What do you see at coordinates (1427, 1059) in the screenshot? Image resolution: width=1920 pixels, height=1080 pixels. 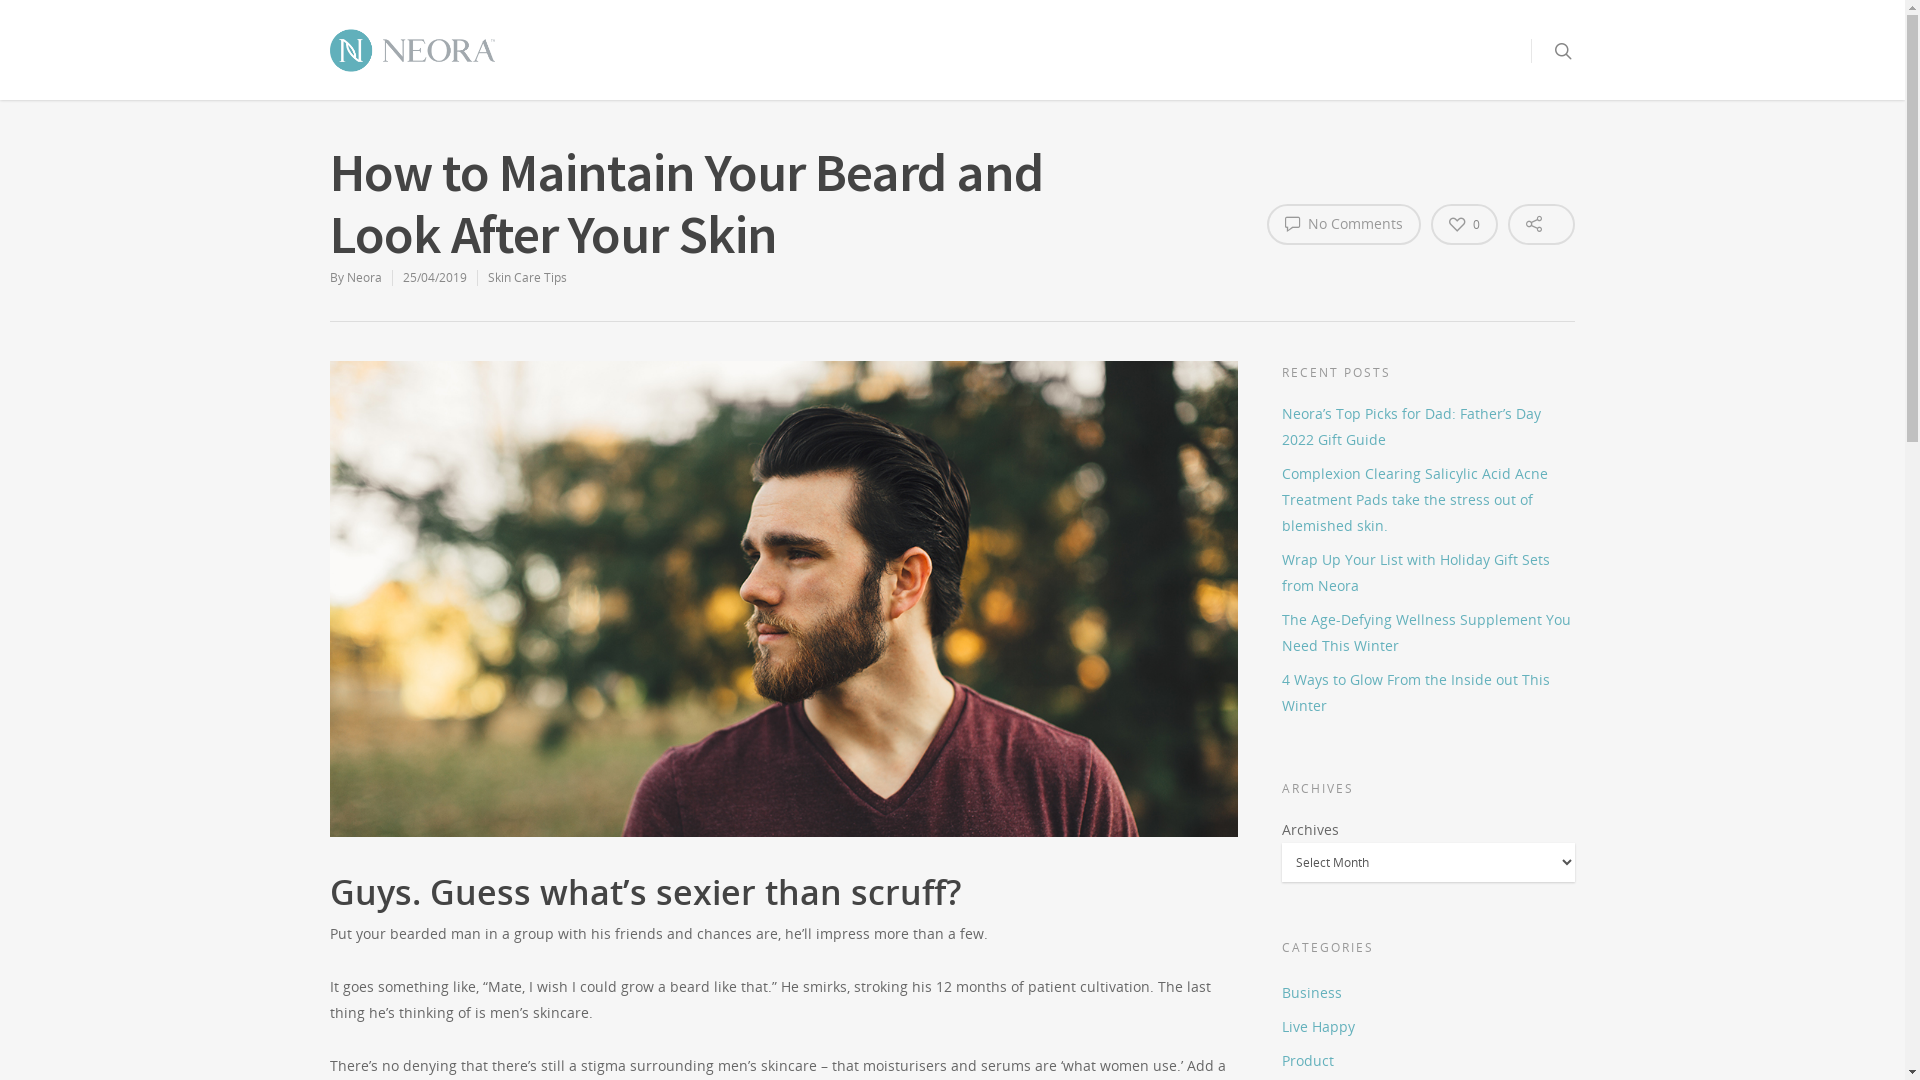 I see `'Product'` at bounding box center [1427, 1059].